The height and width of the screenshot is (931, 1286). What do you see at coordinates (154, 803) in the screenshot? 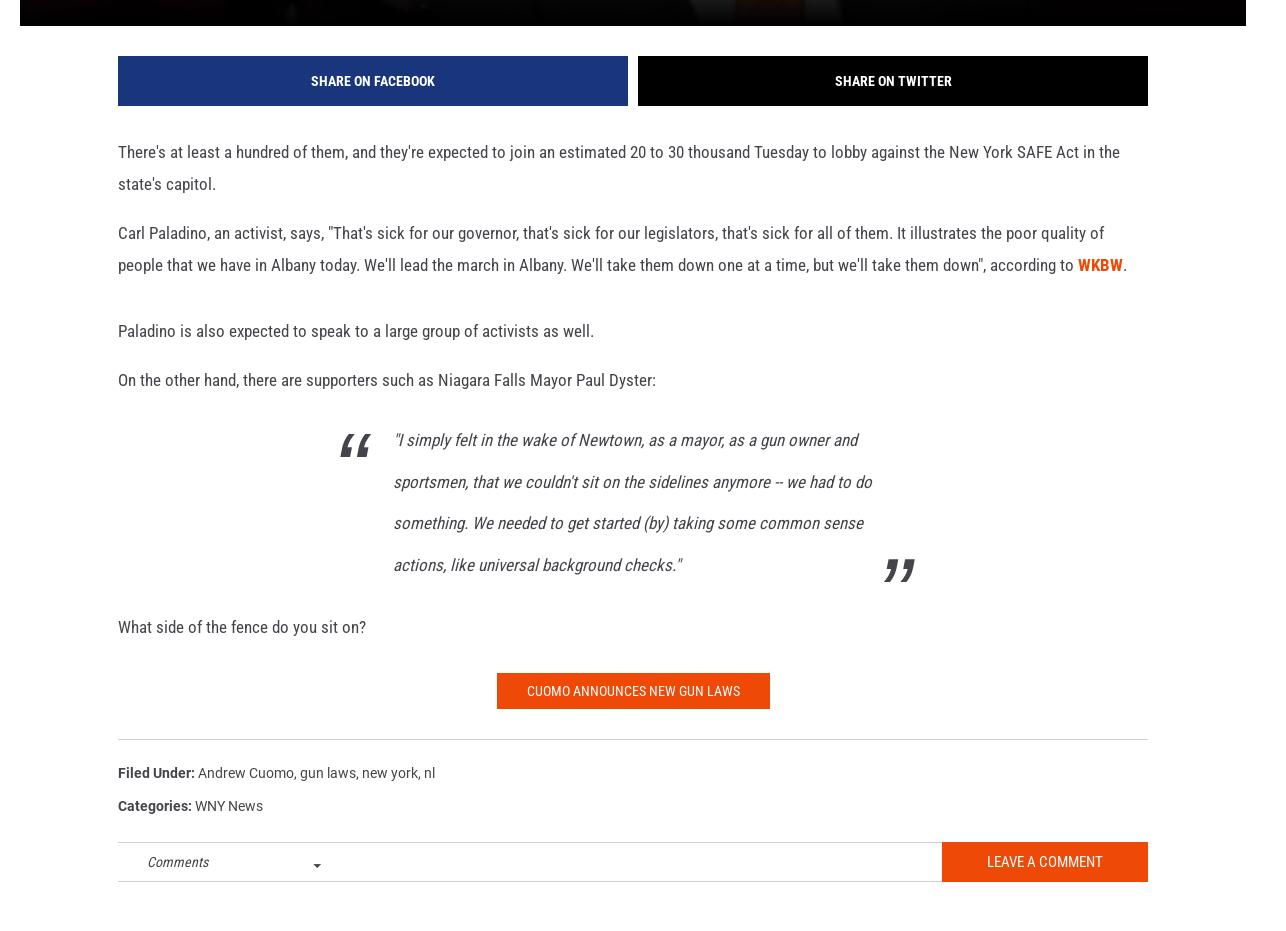
I see `'Filed Under'` at bounding box center [154, 803].